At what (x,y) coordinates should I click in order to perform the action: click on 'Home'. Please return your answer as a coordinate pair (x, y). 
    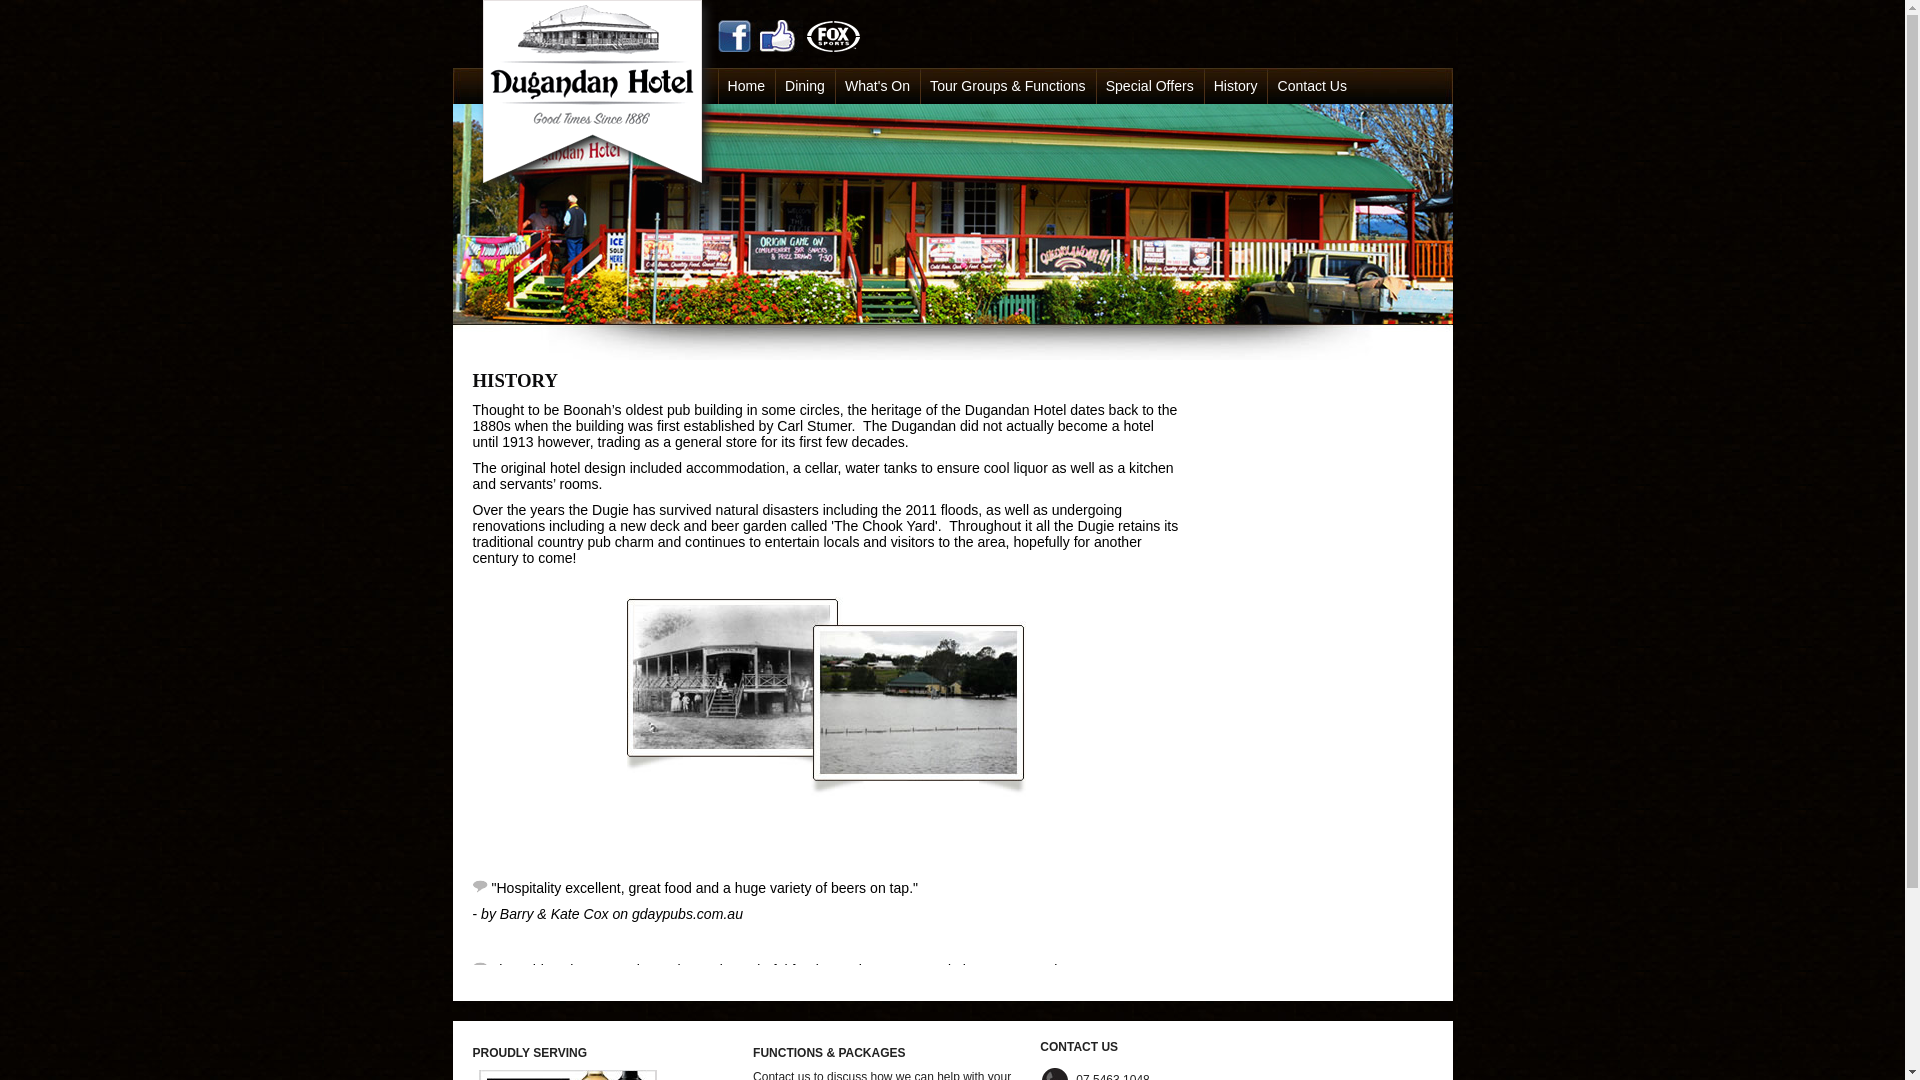
    Looking at the image, I should click on (746, 84).